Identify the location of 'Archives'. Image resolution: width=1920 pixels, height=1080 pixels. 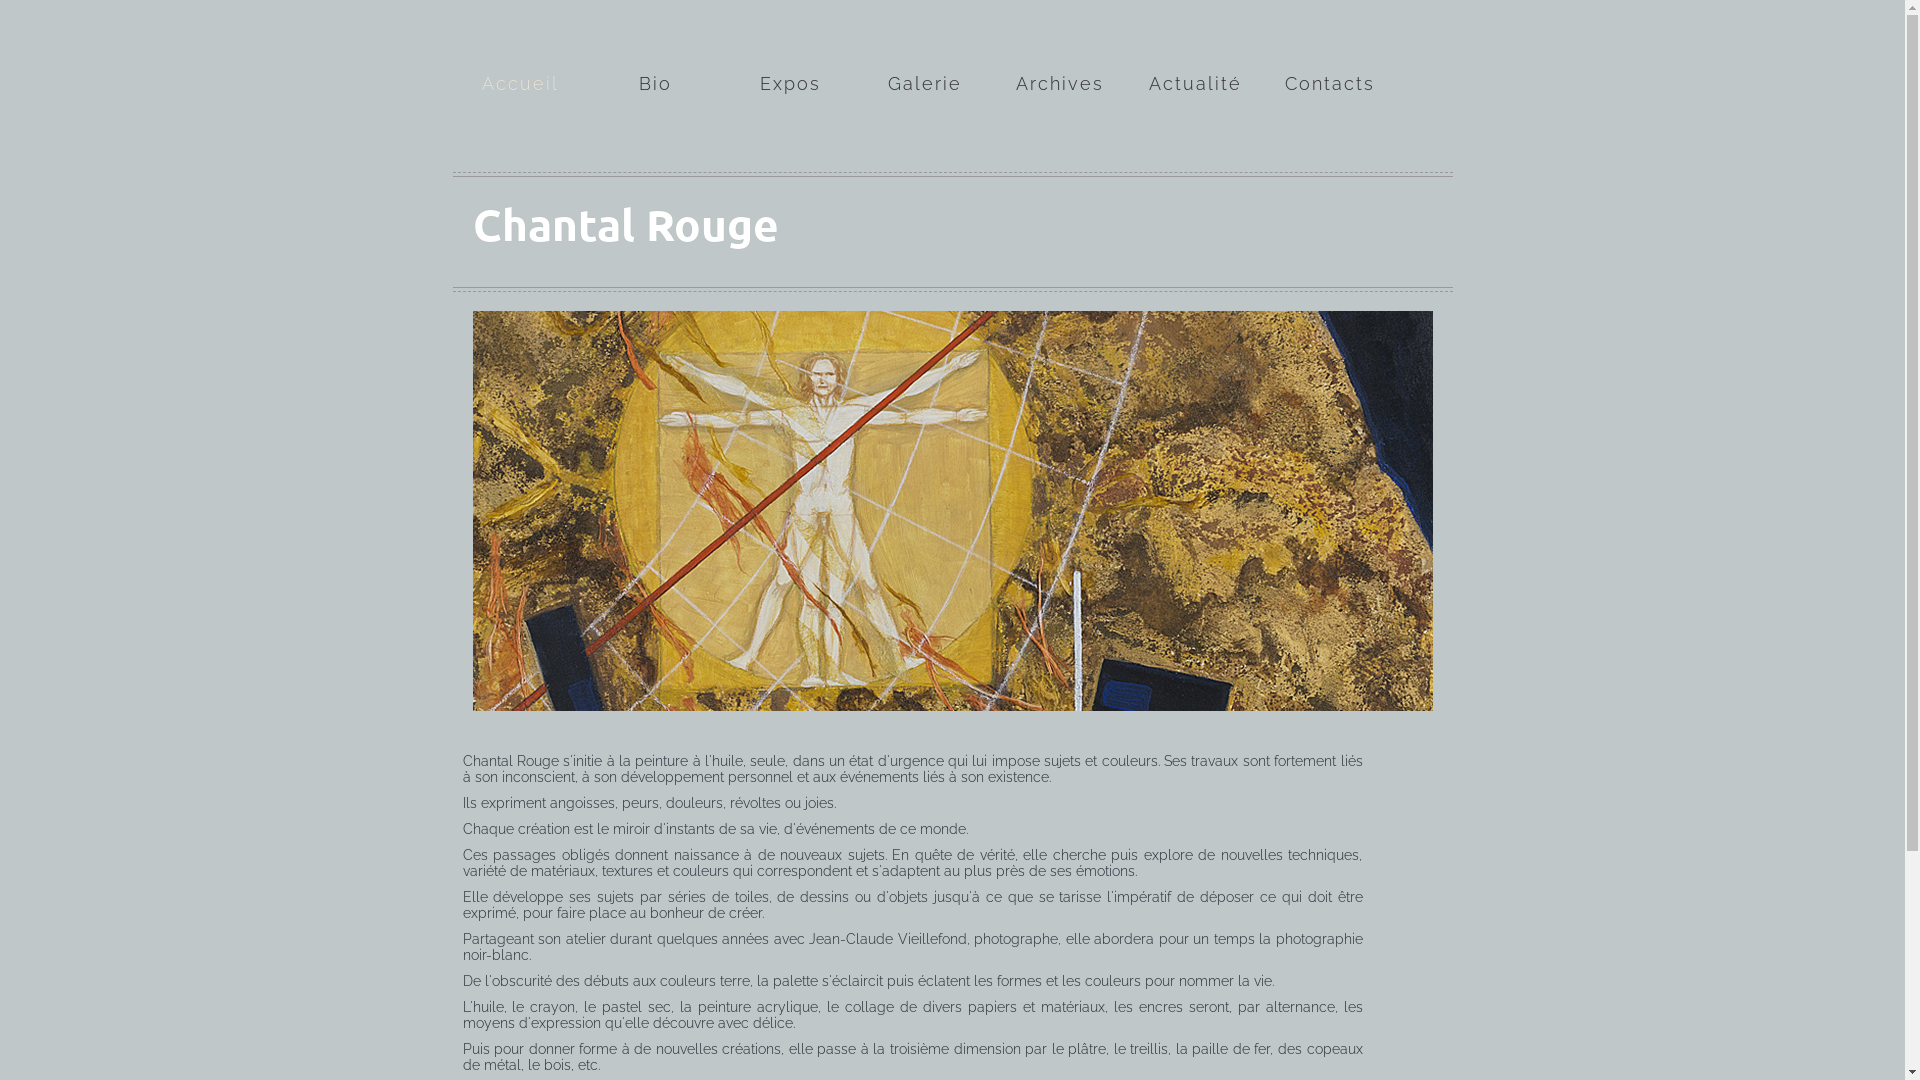
(1058, 54).